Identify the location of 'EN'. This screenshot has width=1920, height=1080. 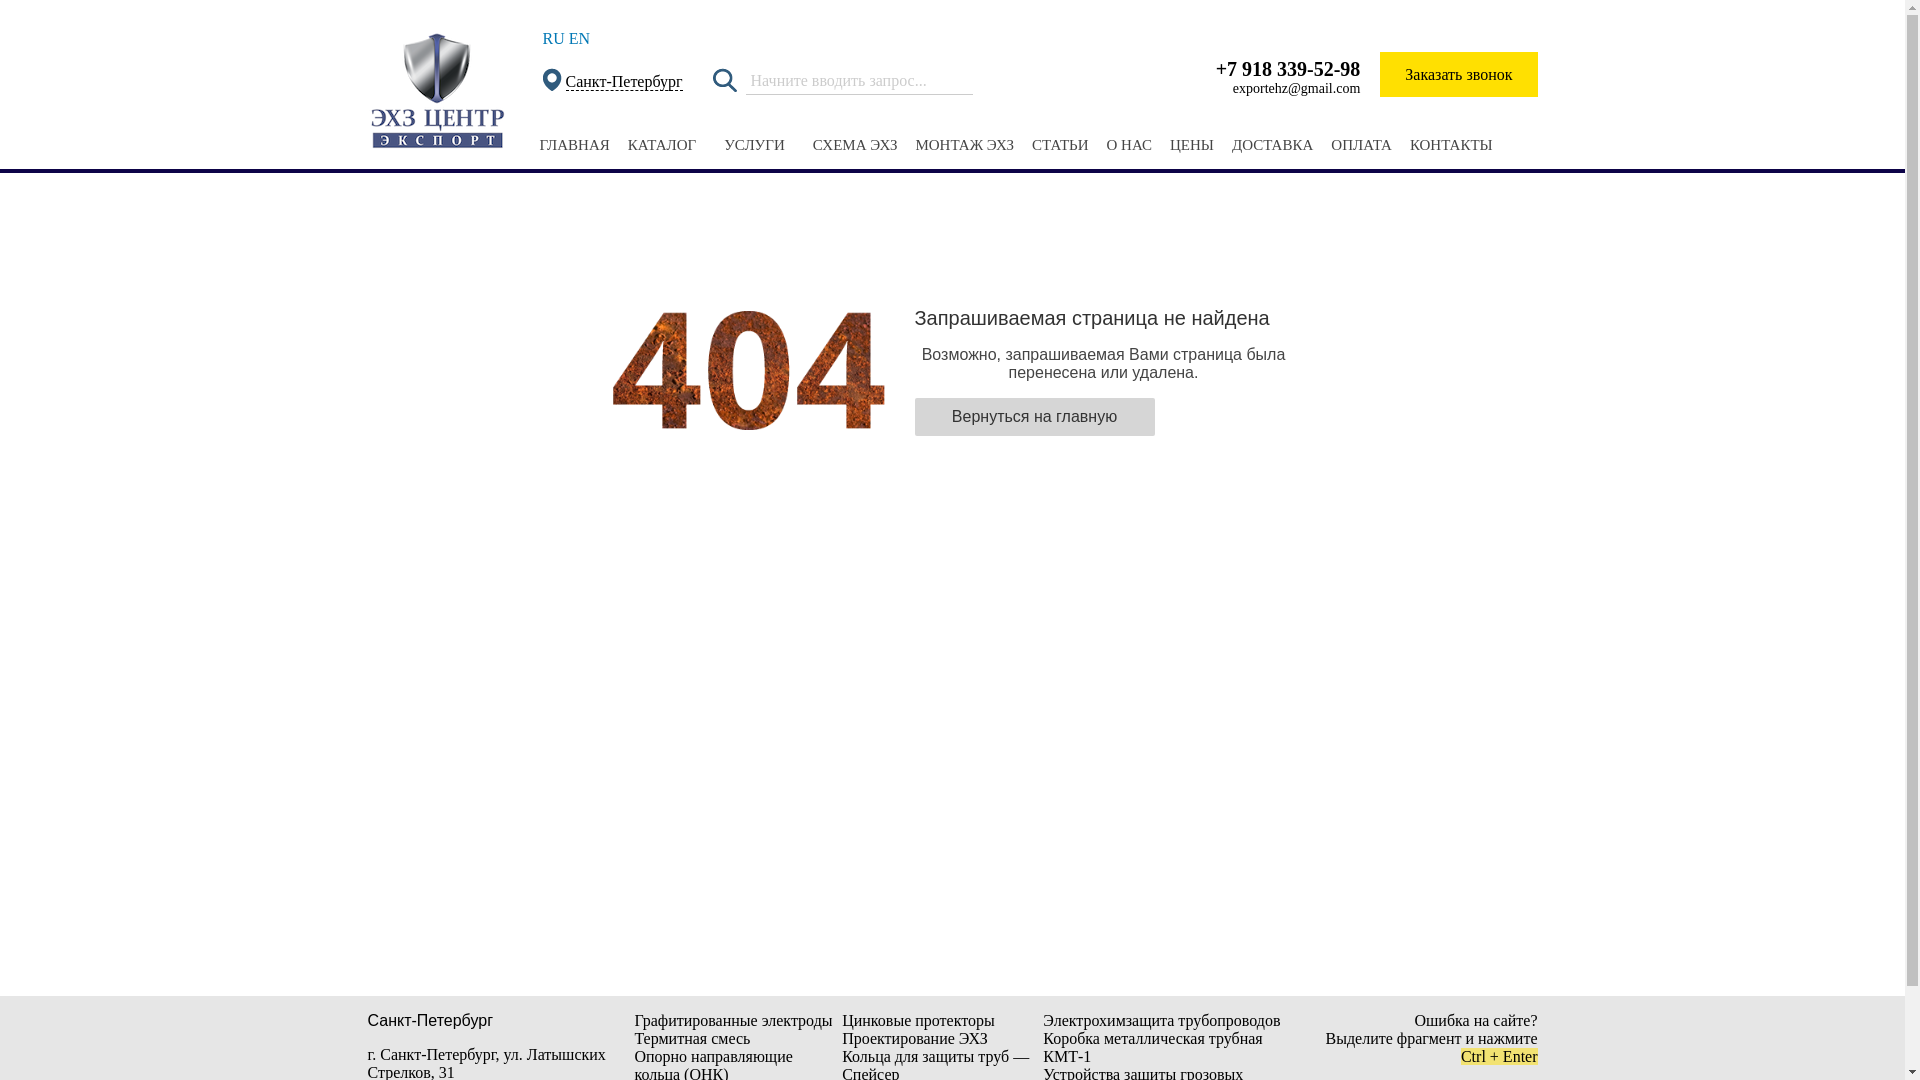
(578, 38).